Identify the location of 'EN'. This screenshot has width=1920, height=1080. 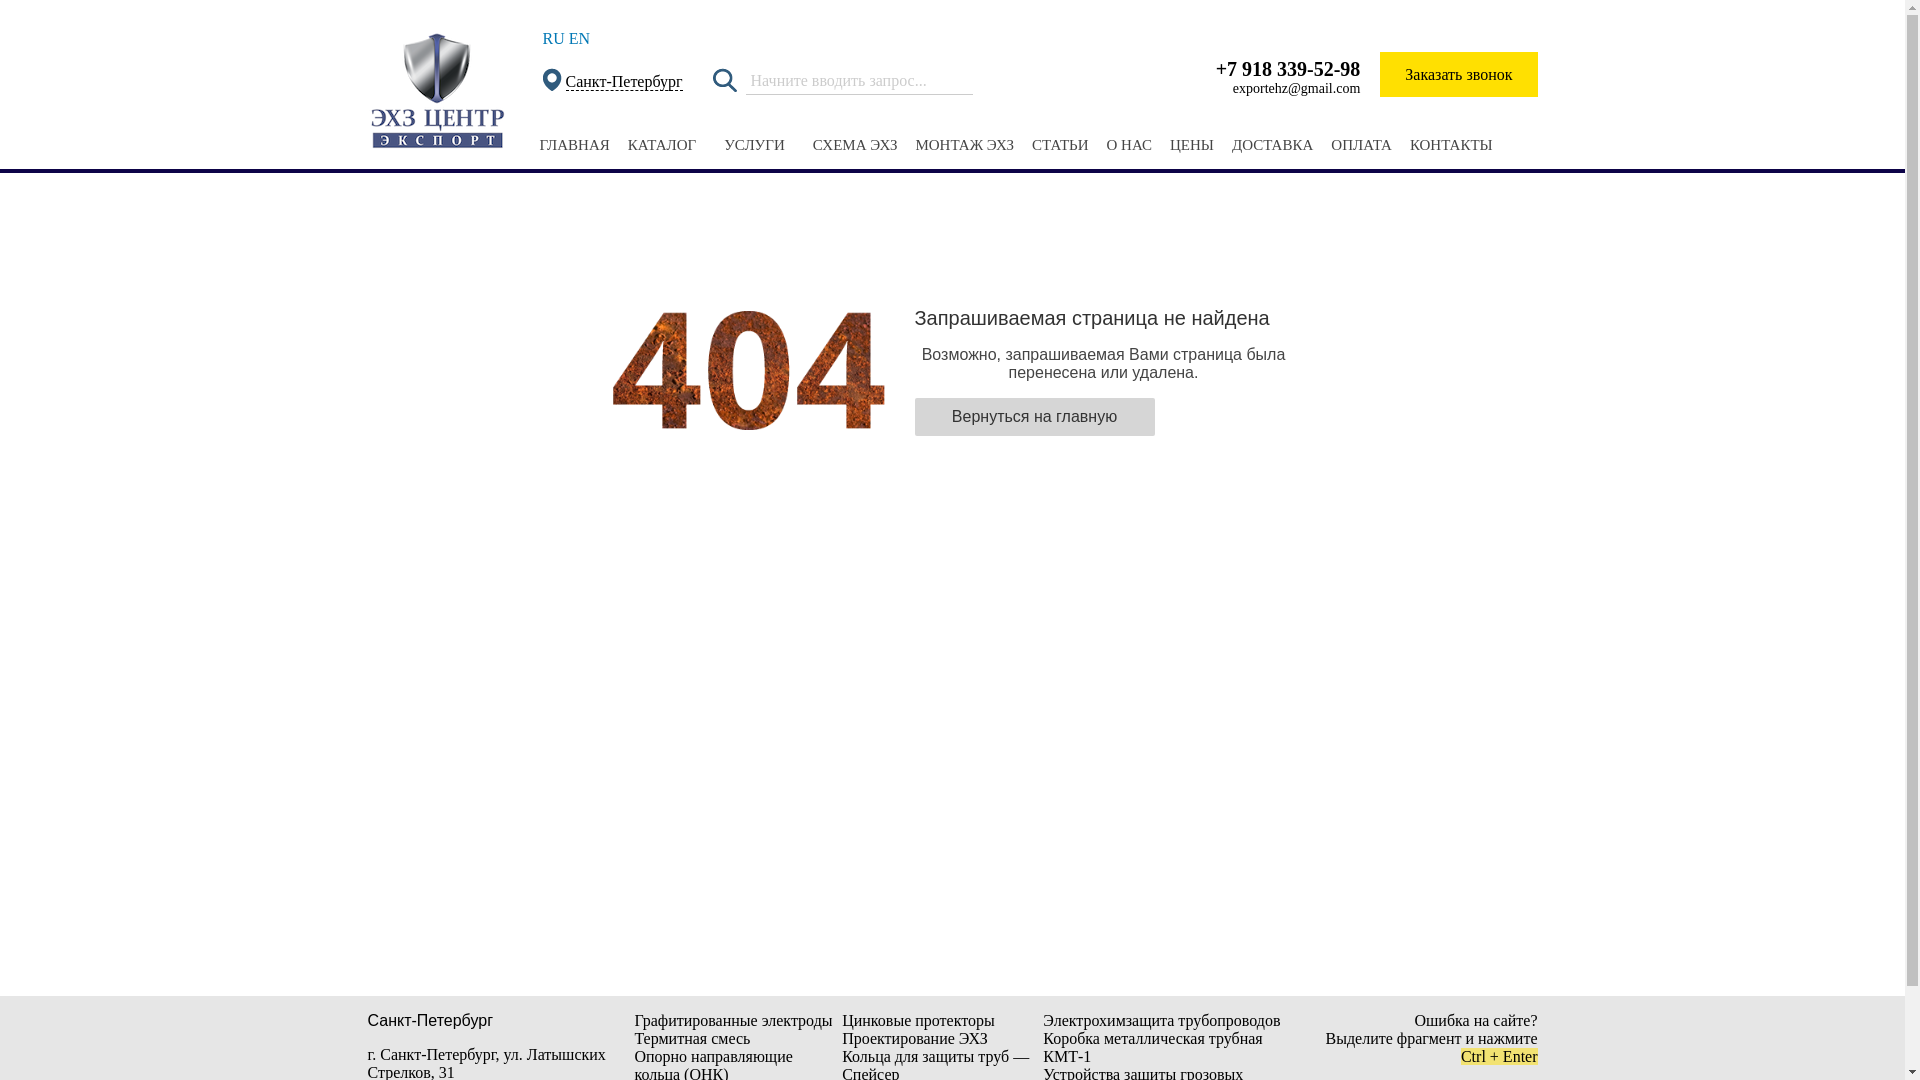
(578, 38).